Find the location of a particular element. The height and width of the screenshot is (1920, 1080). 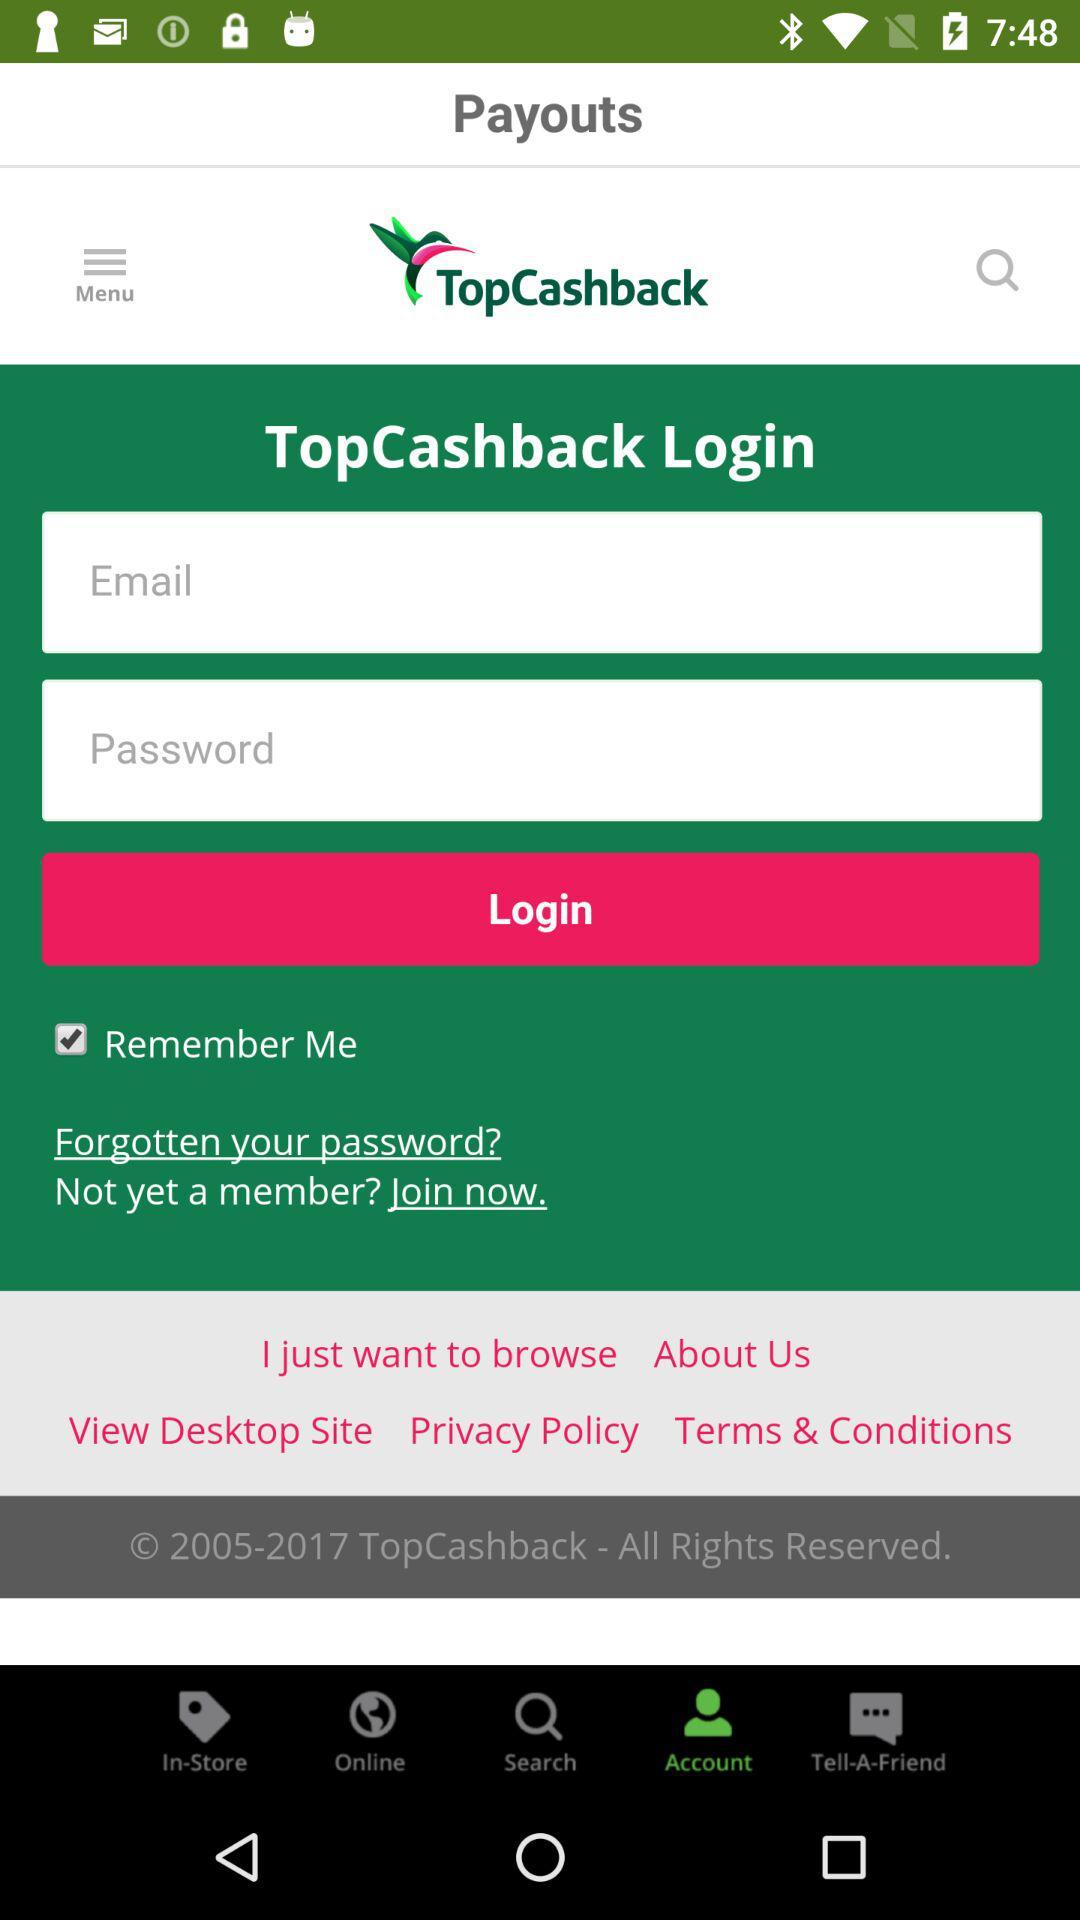

in-store tab is located at coordinates (204, 1728).